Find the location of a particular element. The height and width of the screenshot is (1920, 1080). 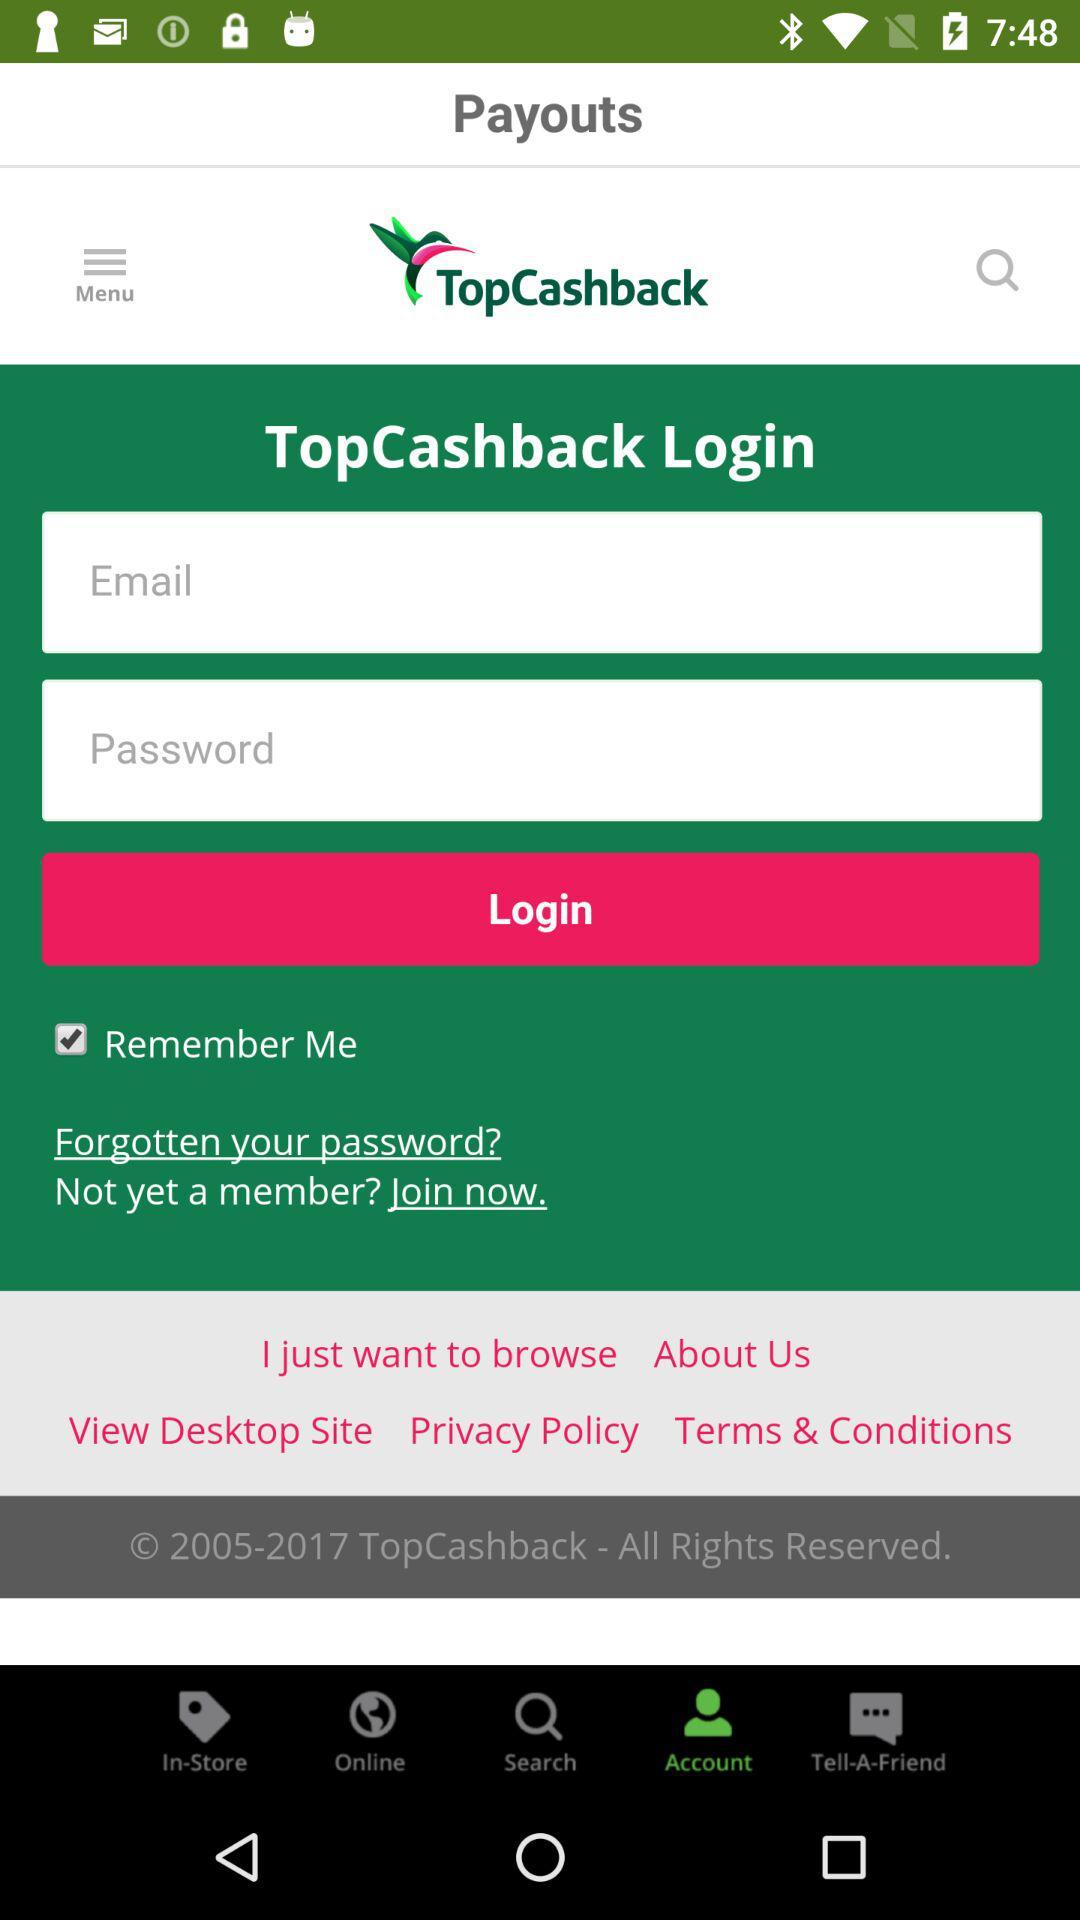

in-store tab is located at coordinates (204, 1728).